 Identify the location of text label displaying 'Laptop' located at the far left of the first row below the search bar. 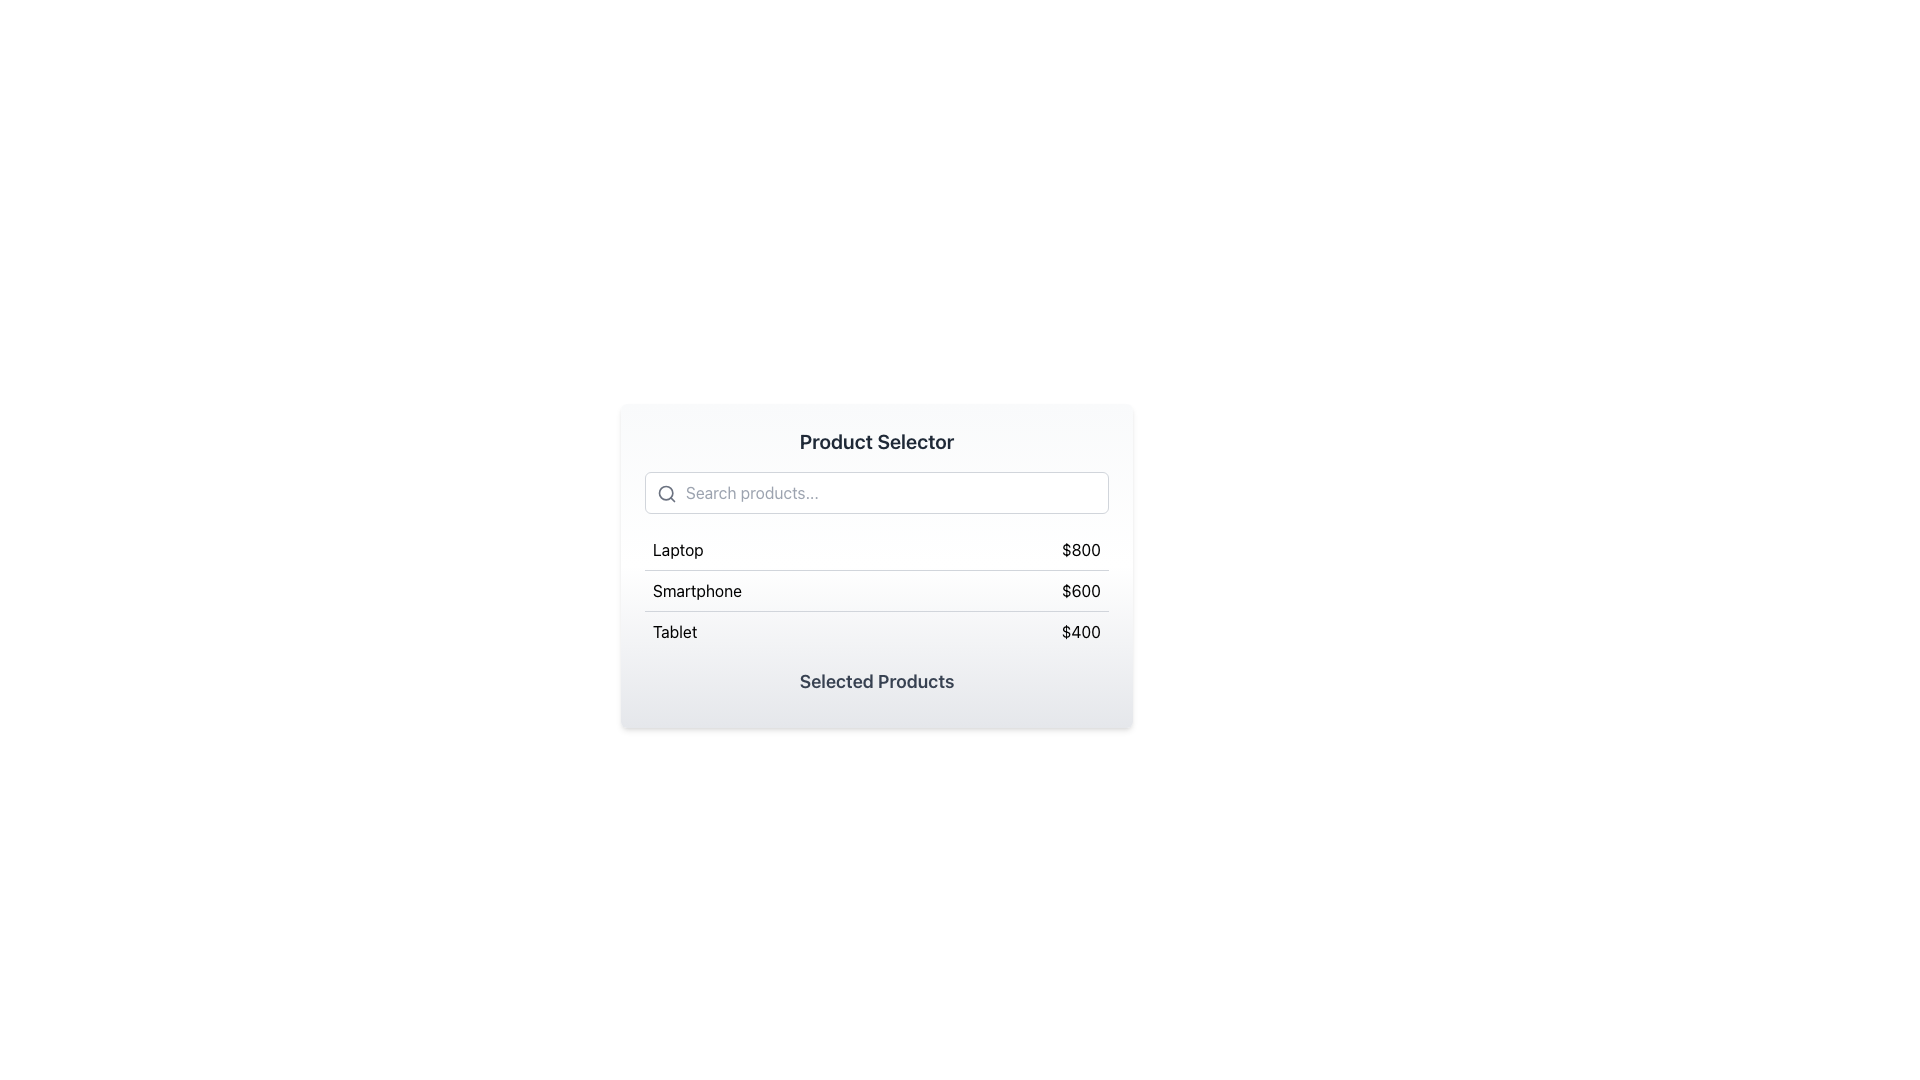
(678, 550).